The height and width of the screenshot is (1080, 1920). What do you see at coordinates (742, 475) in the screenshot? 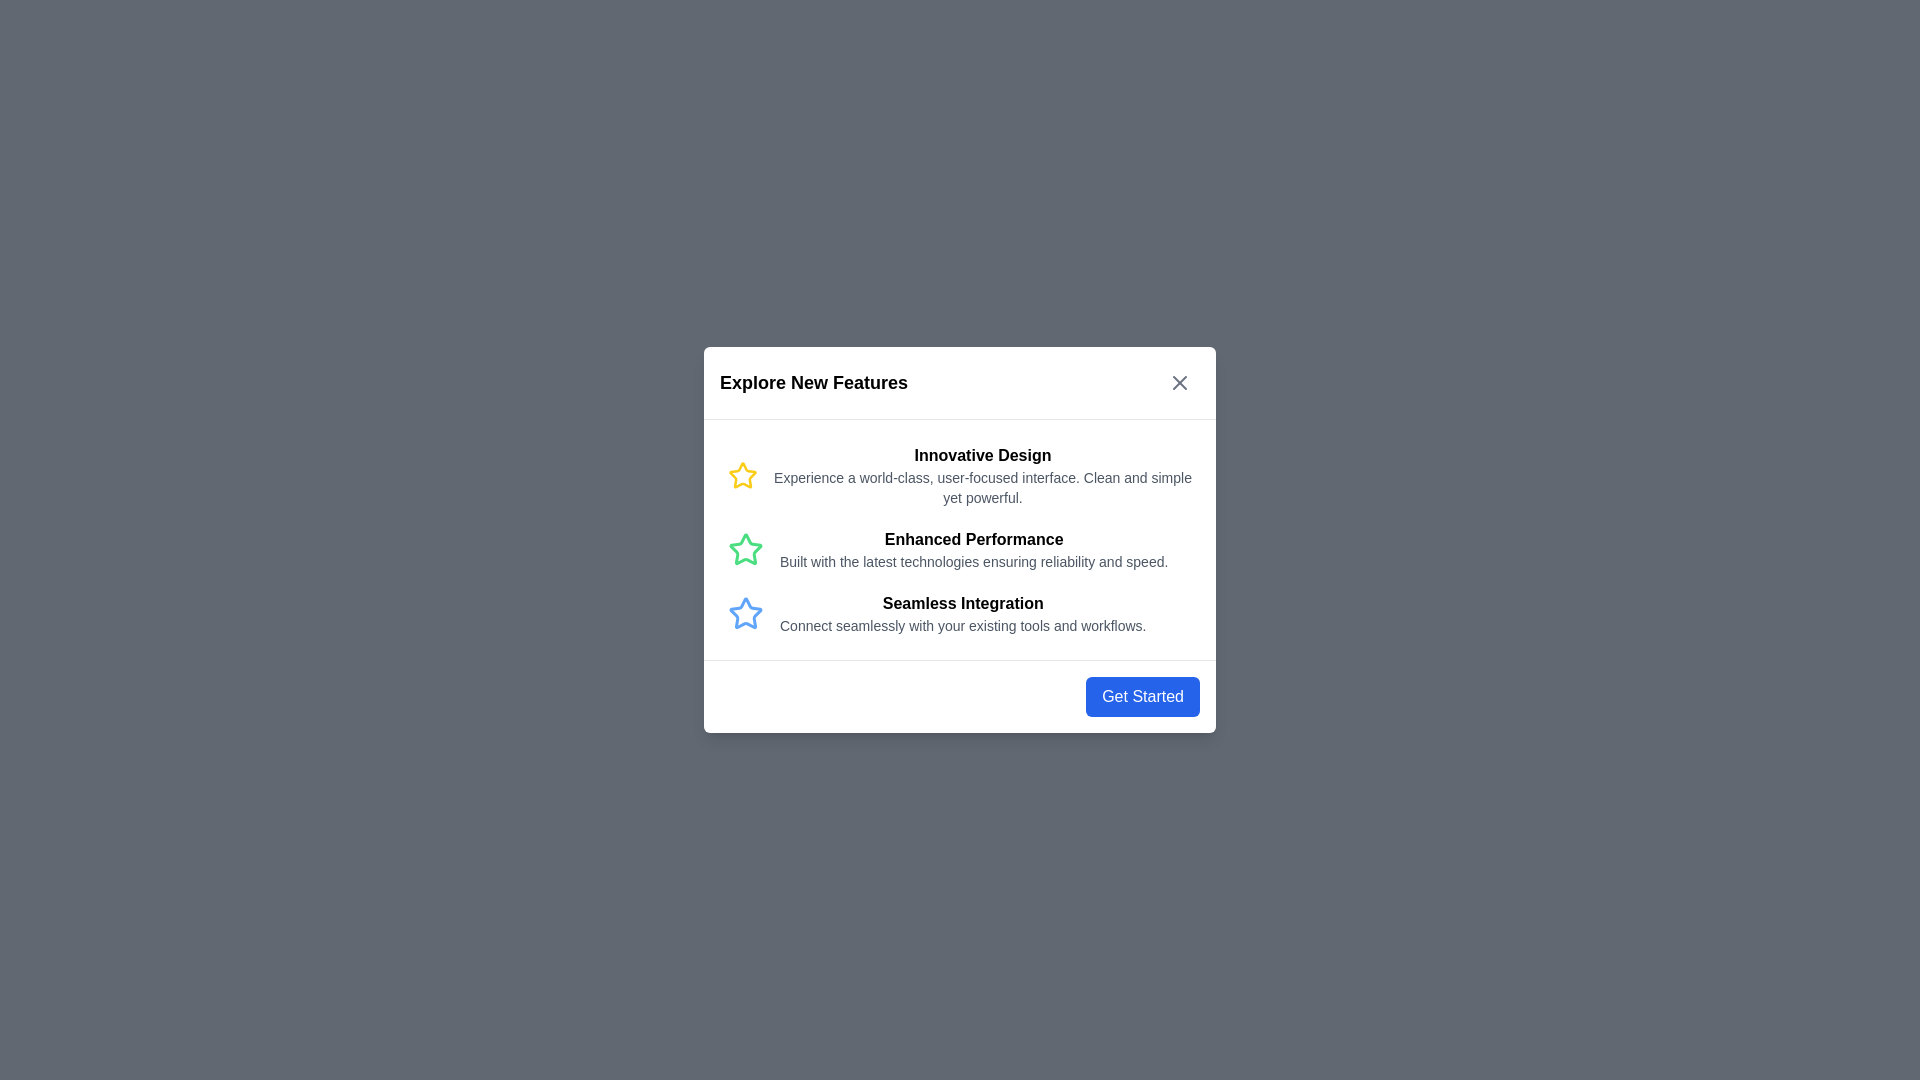
I see `the decorative star icon representing 'Enhanced Performance' located in the second row of the dialog box under 'Explore New Features.'` at bounding box center [742, 475].